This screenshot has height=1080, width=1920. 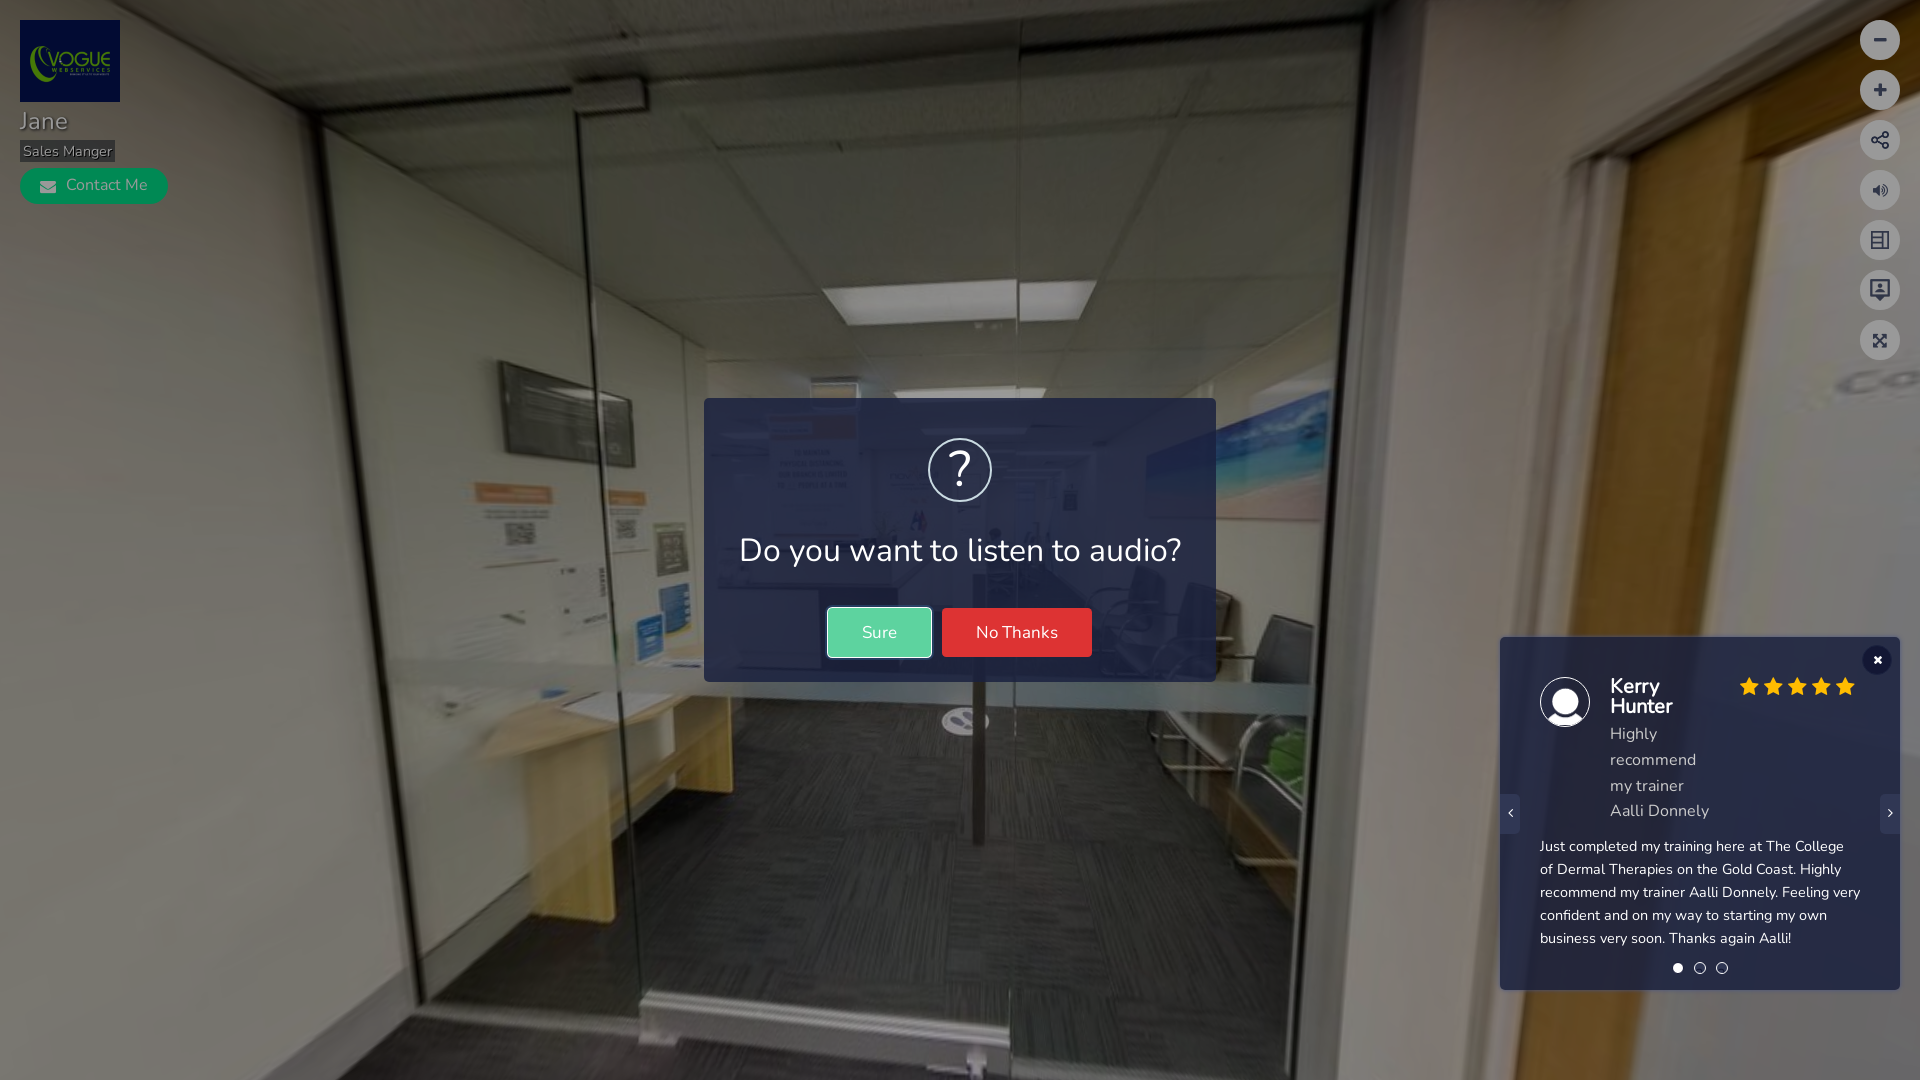 What do you see at coordinates (1017, 632) in the screenshot?
I see `'No Thanks'` at bounding box center [1017, 632].